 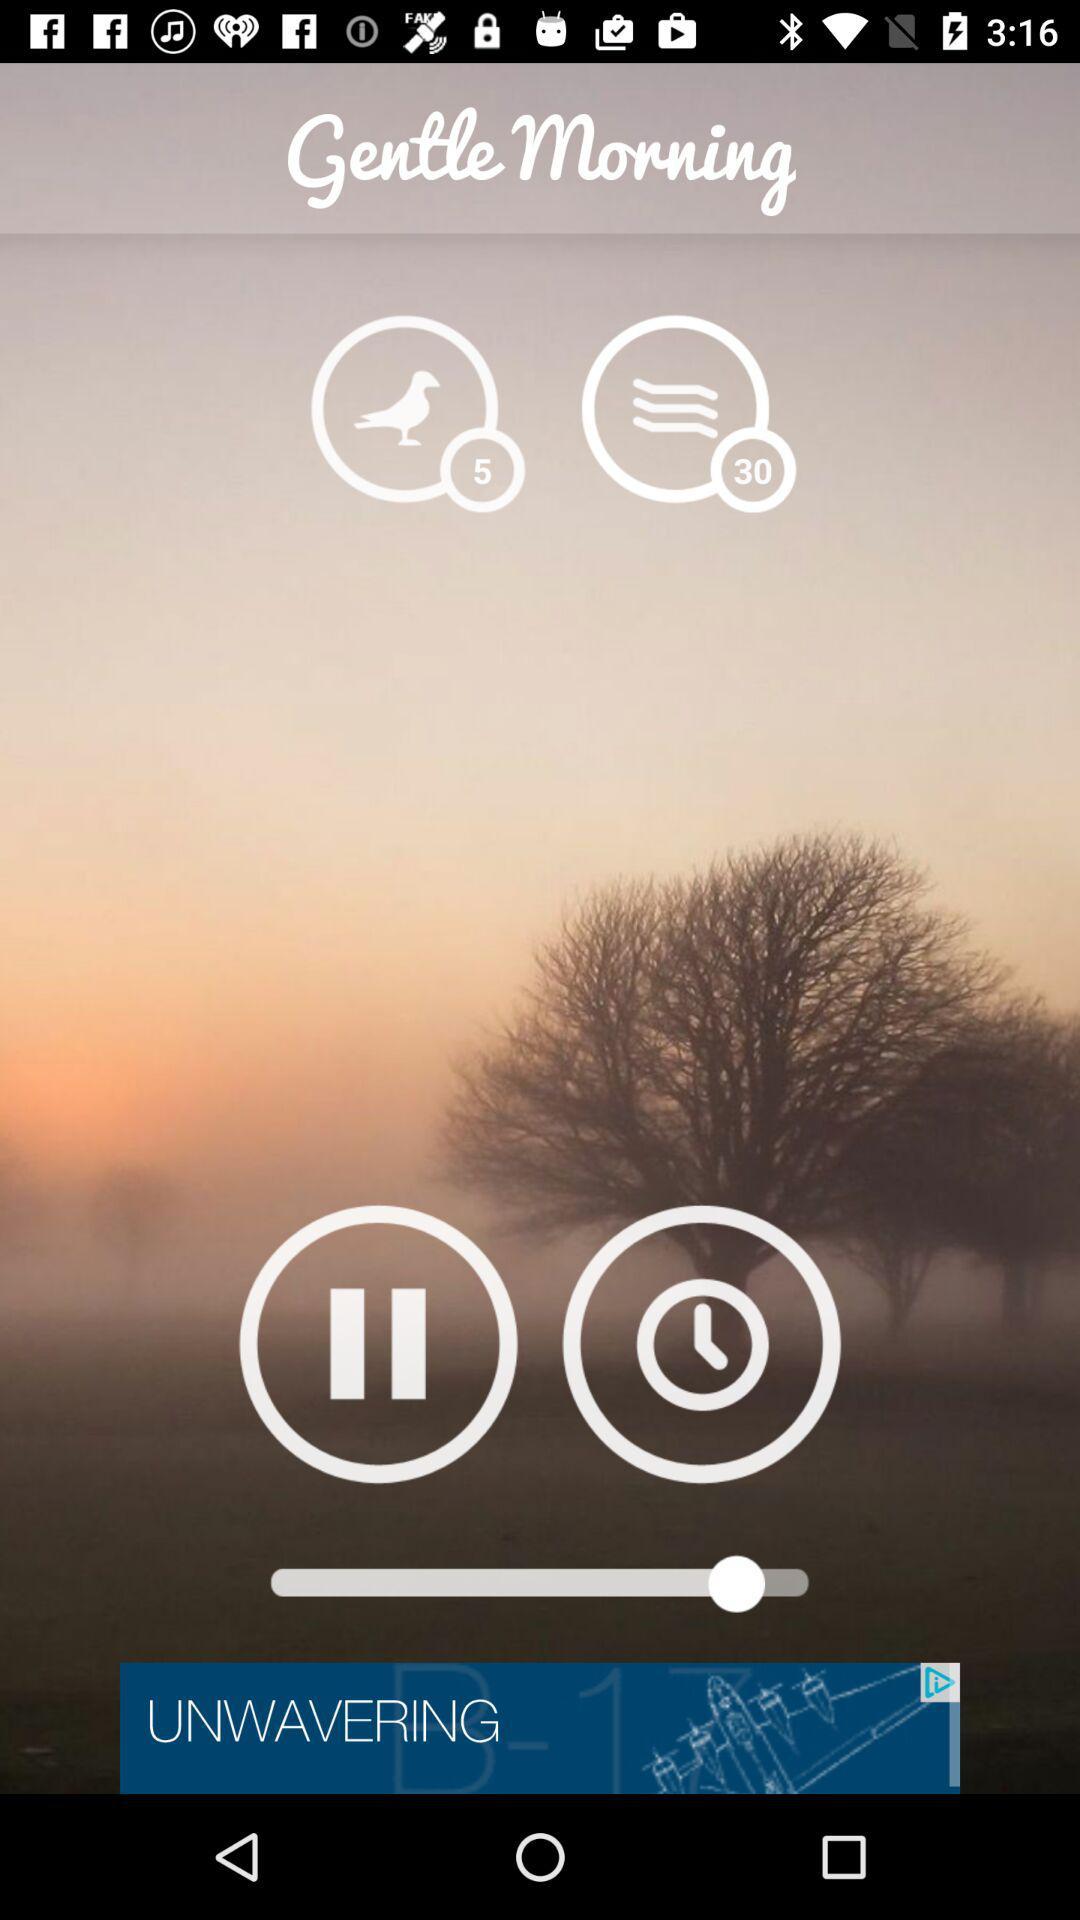 What do you see at coordinates (540, 1727) in the screenshot?
I see `navigate to advertised item` at bounding box center [540, 1727].